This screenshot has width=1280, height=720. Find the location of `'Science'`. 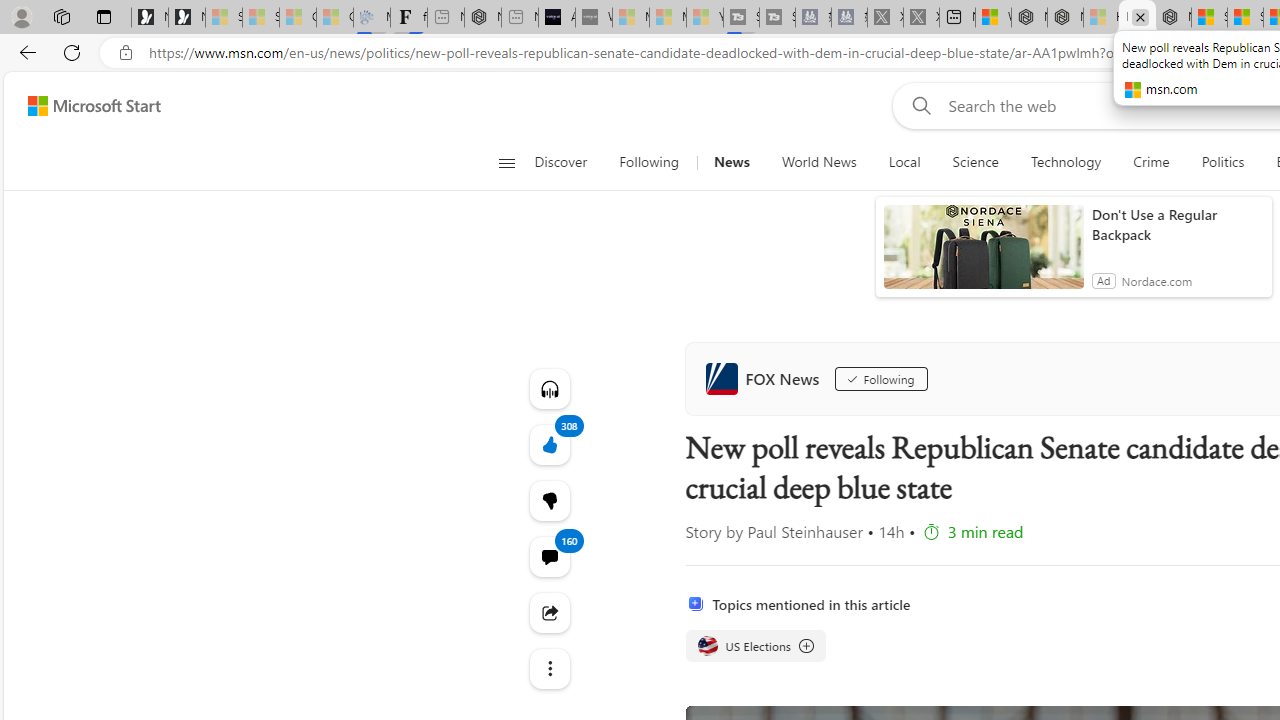

'Science' is located at coordinates (975, 162).